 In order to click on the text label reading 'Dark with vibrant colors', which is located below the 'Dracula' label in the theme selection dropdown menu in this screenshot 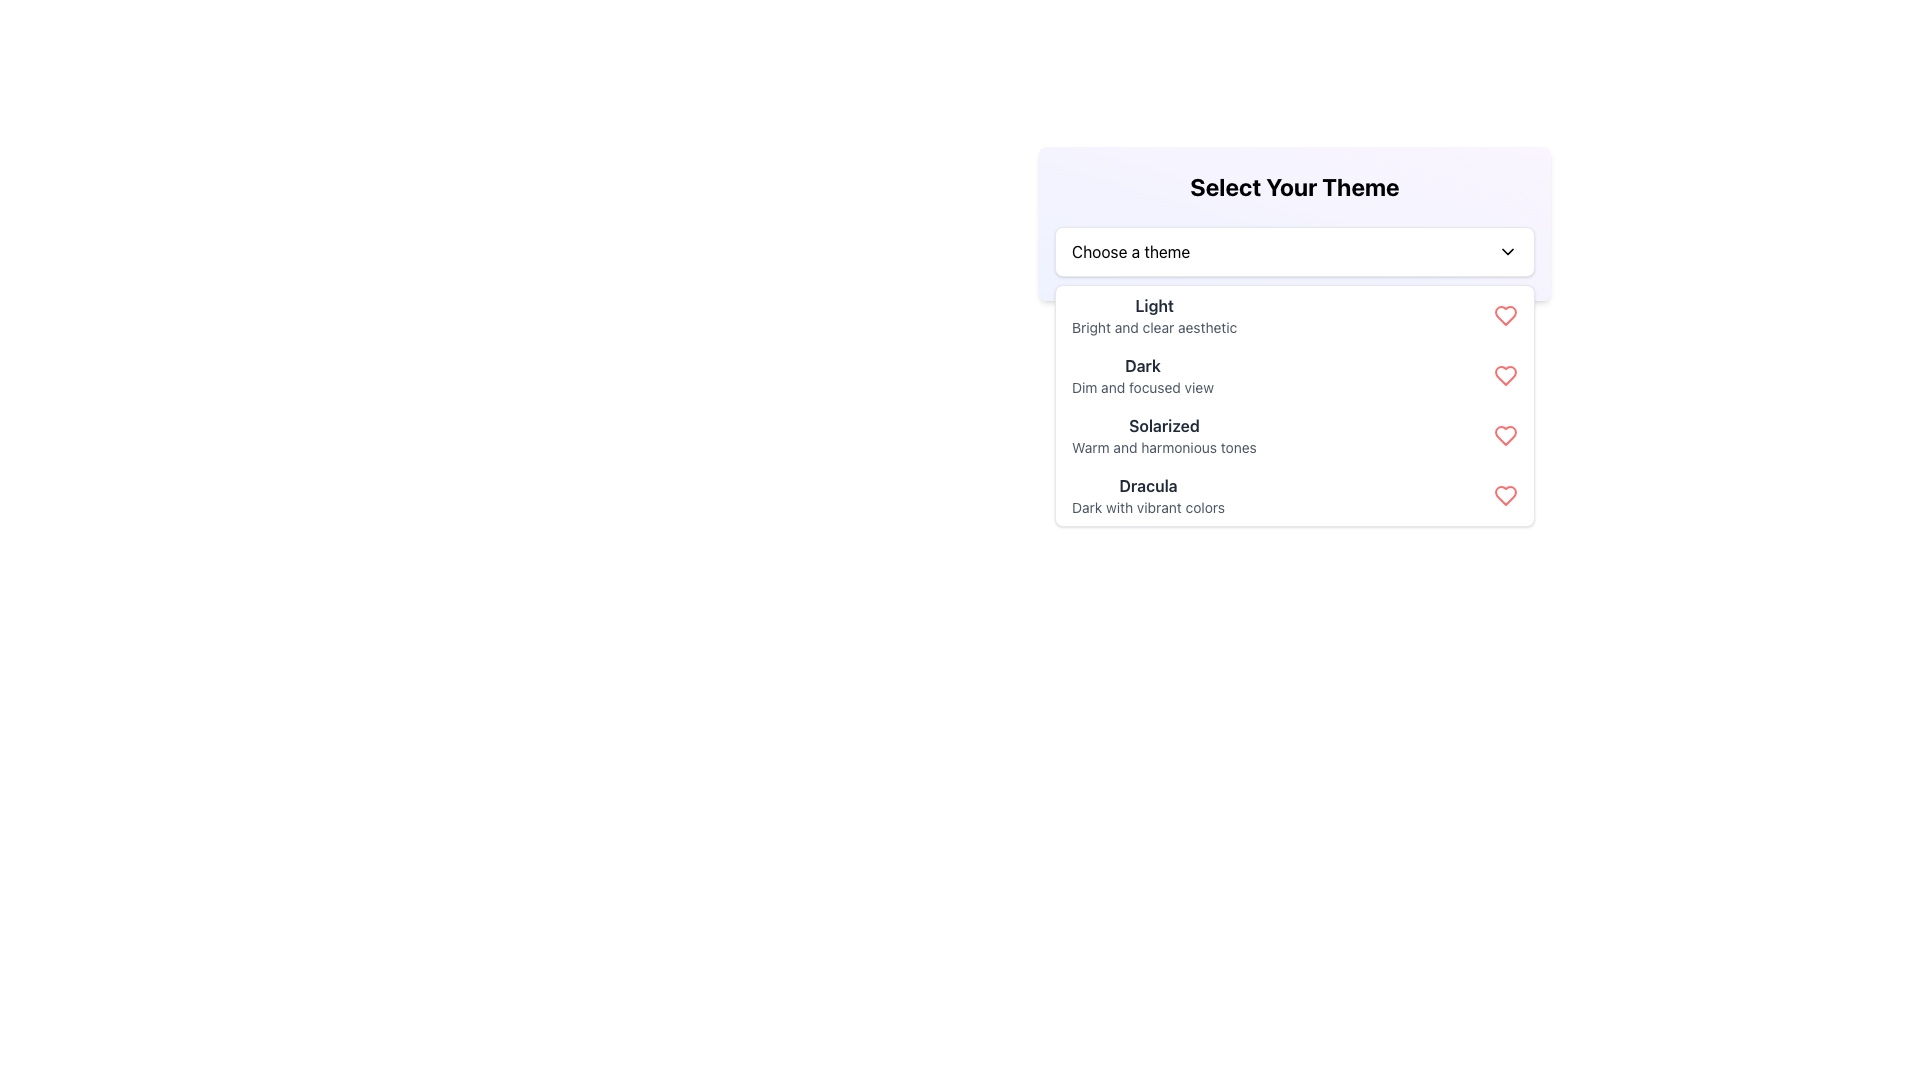, I will do `click(1148, 507)`.